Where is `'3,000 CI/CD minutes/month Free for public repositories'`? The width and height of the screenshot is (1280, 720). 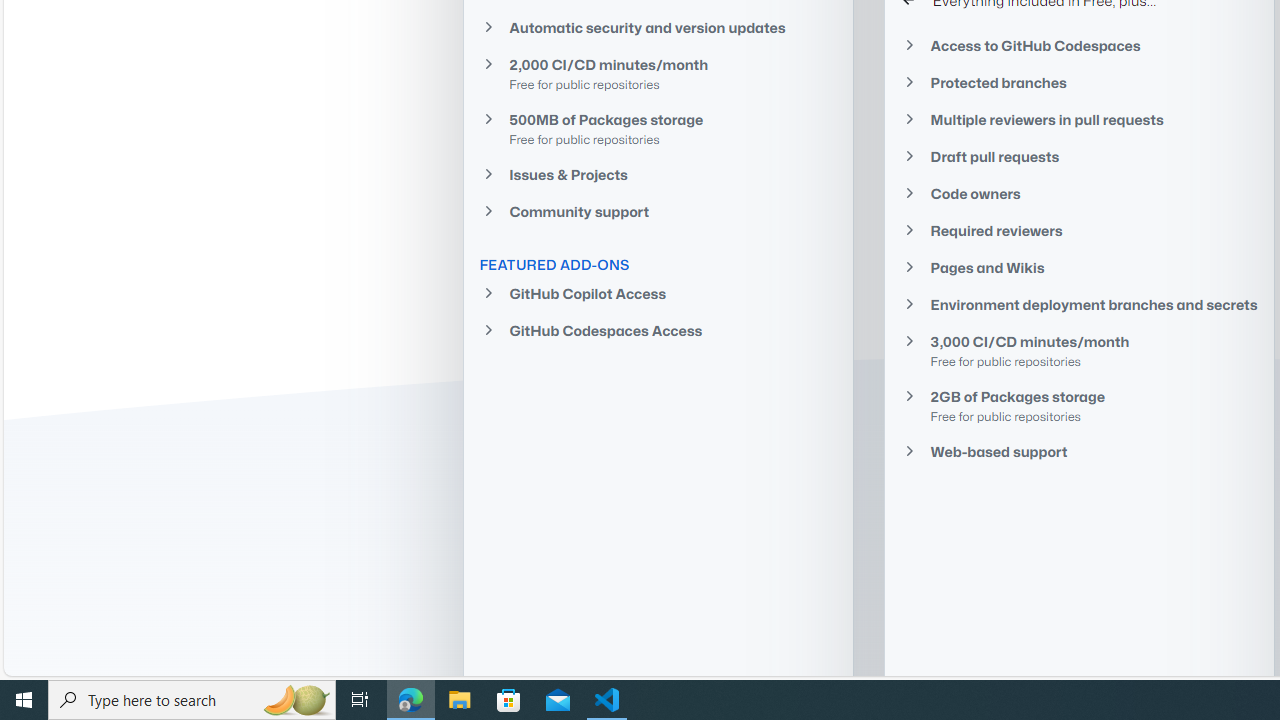 '3,000 CI/CD minutes/month Free for public repositories' is located at coordinates (1078, 350).